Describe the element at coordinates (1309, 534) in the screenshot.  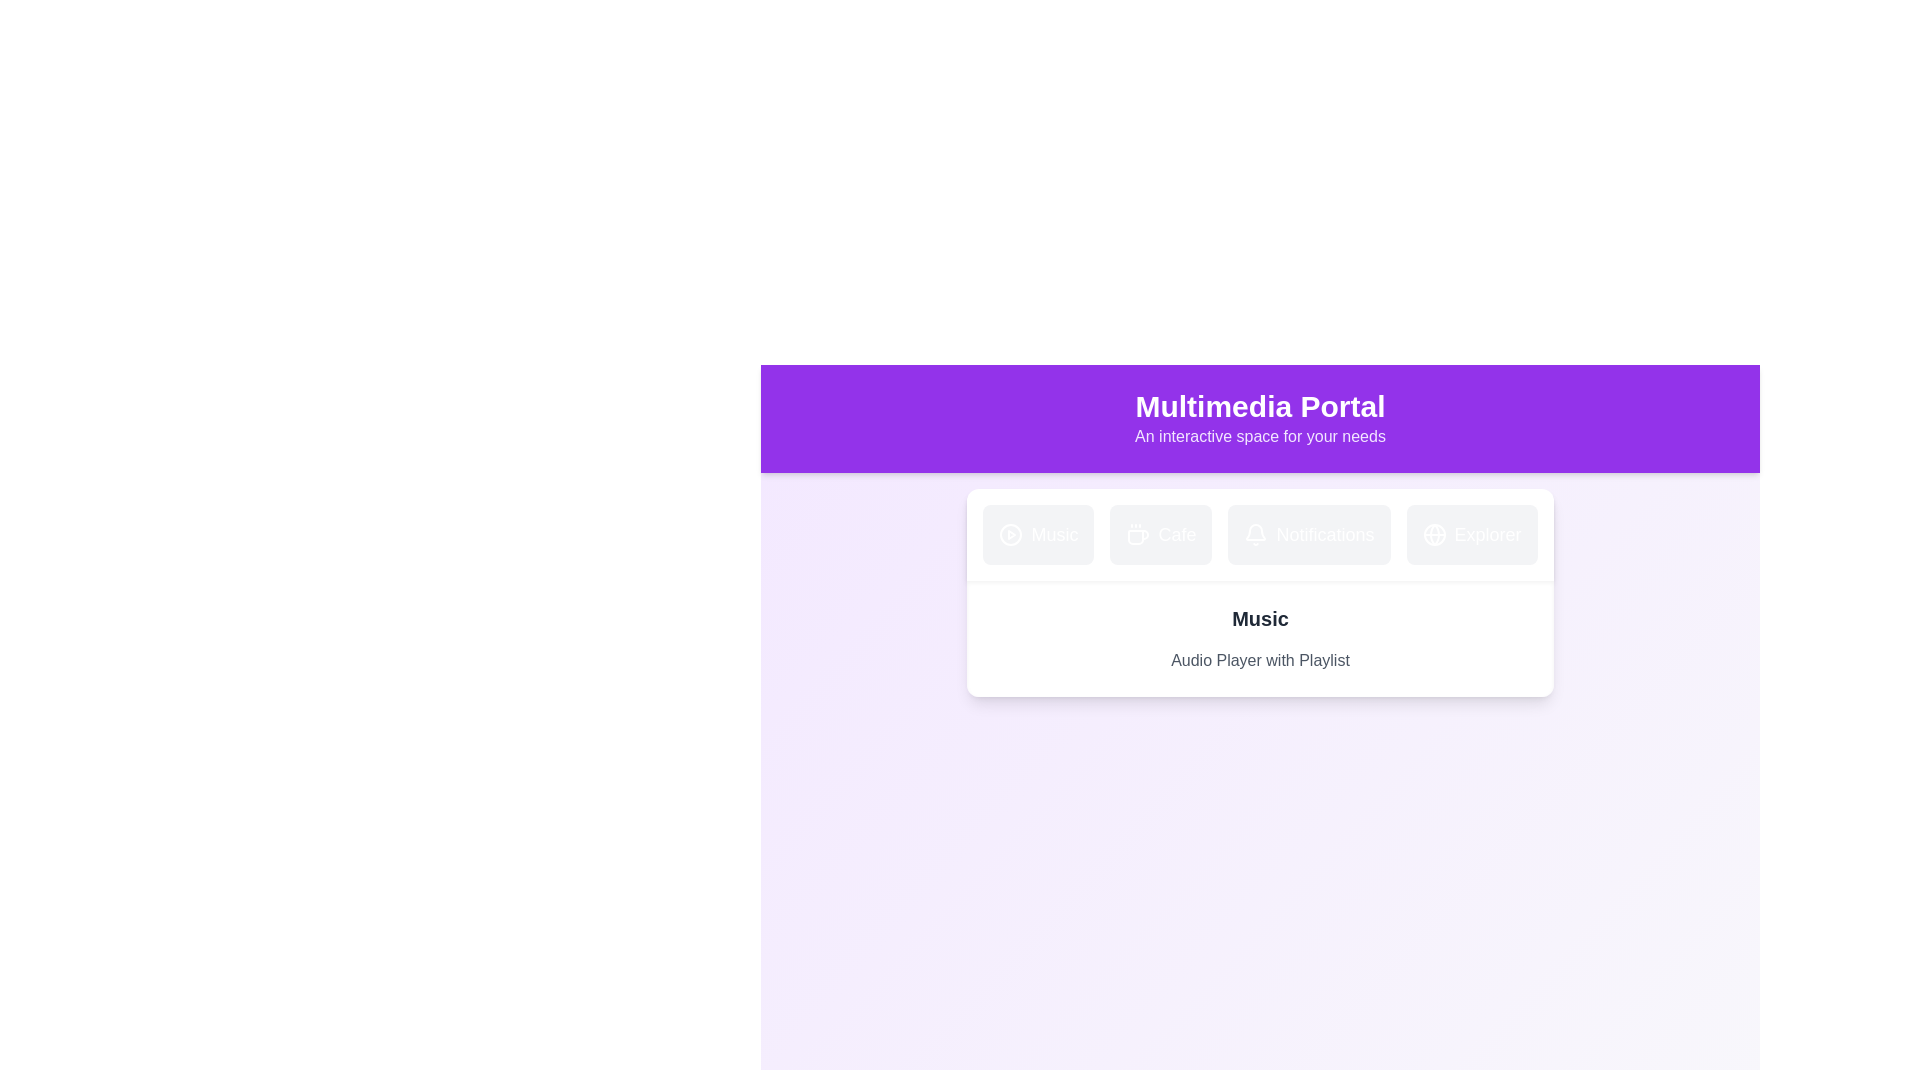
I see `the 'Notifications' button in the navigation bar` at that location.